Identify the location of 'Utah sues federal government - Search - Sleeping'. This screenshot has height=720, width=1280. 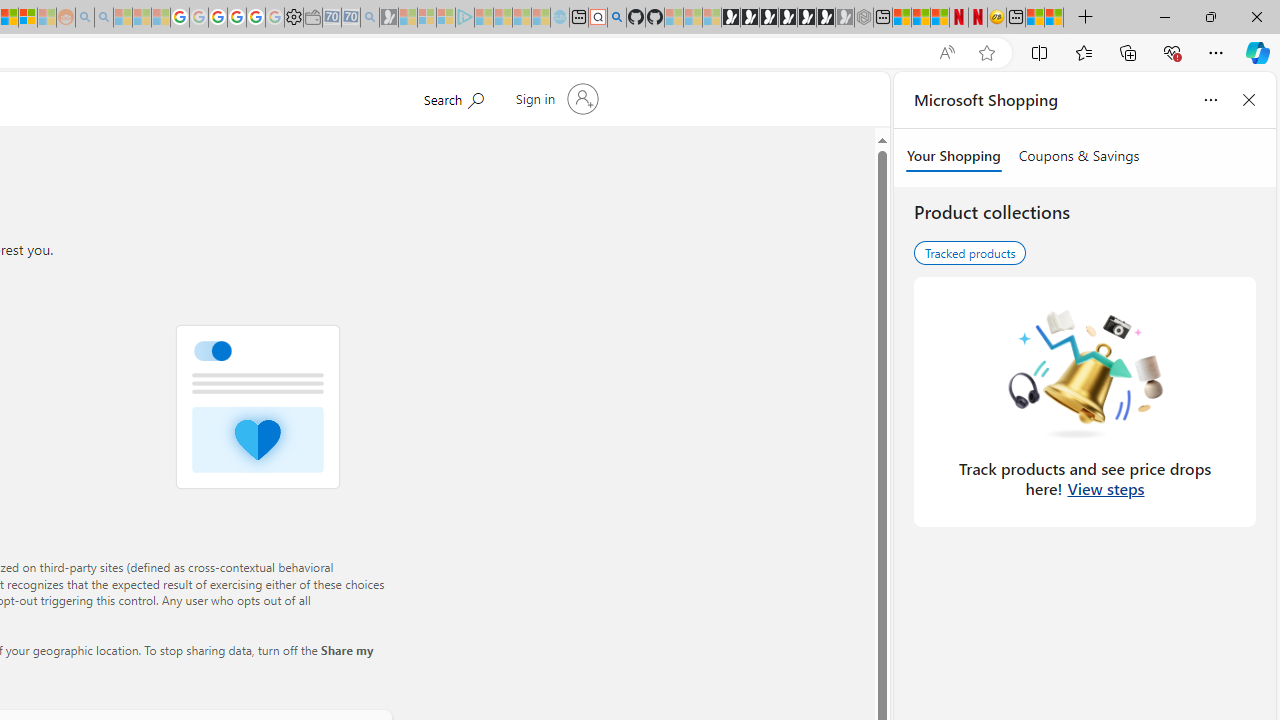
(102, 17).